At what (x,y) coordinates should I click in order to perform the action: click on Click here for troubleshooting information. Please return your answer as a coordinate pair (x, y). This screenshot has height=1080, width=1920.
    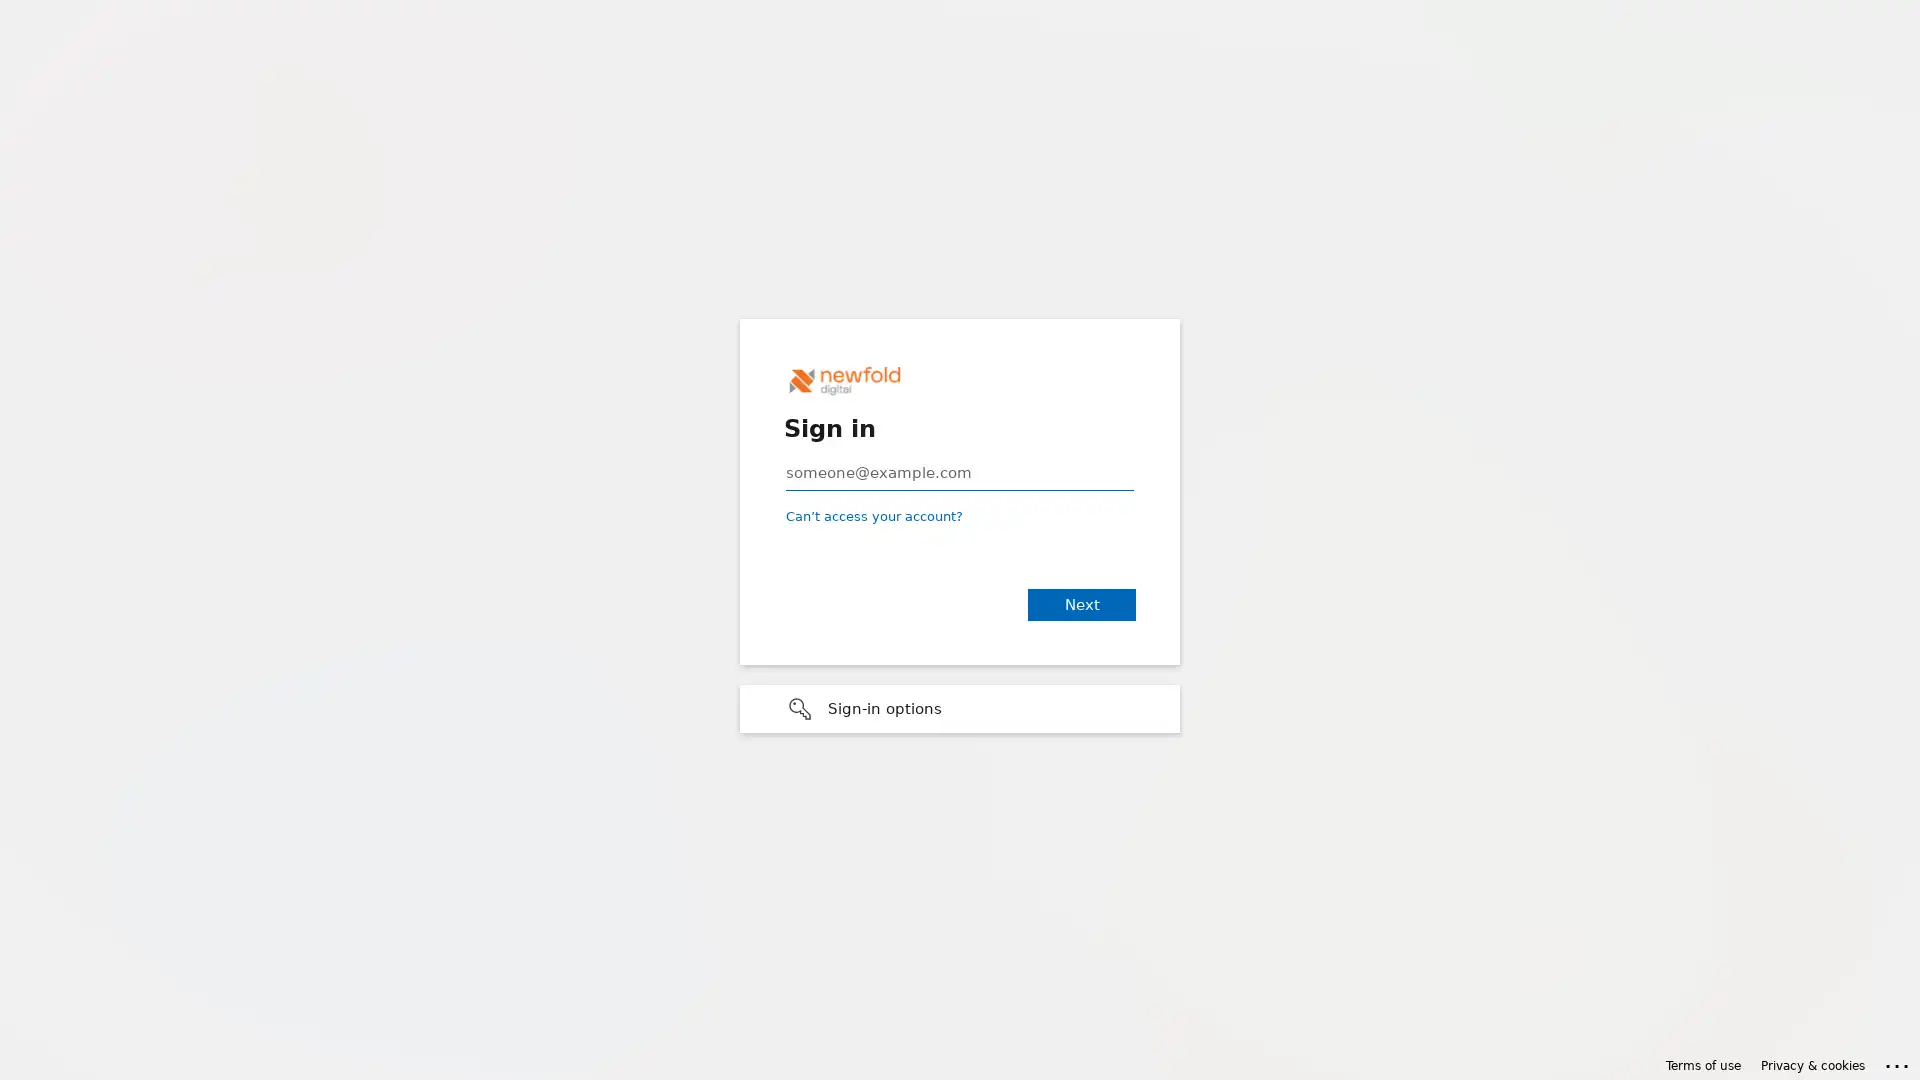
    Looking at the image, I should click on (1897, 1062).